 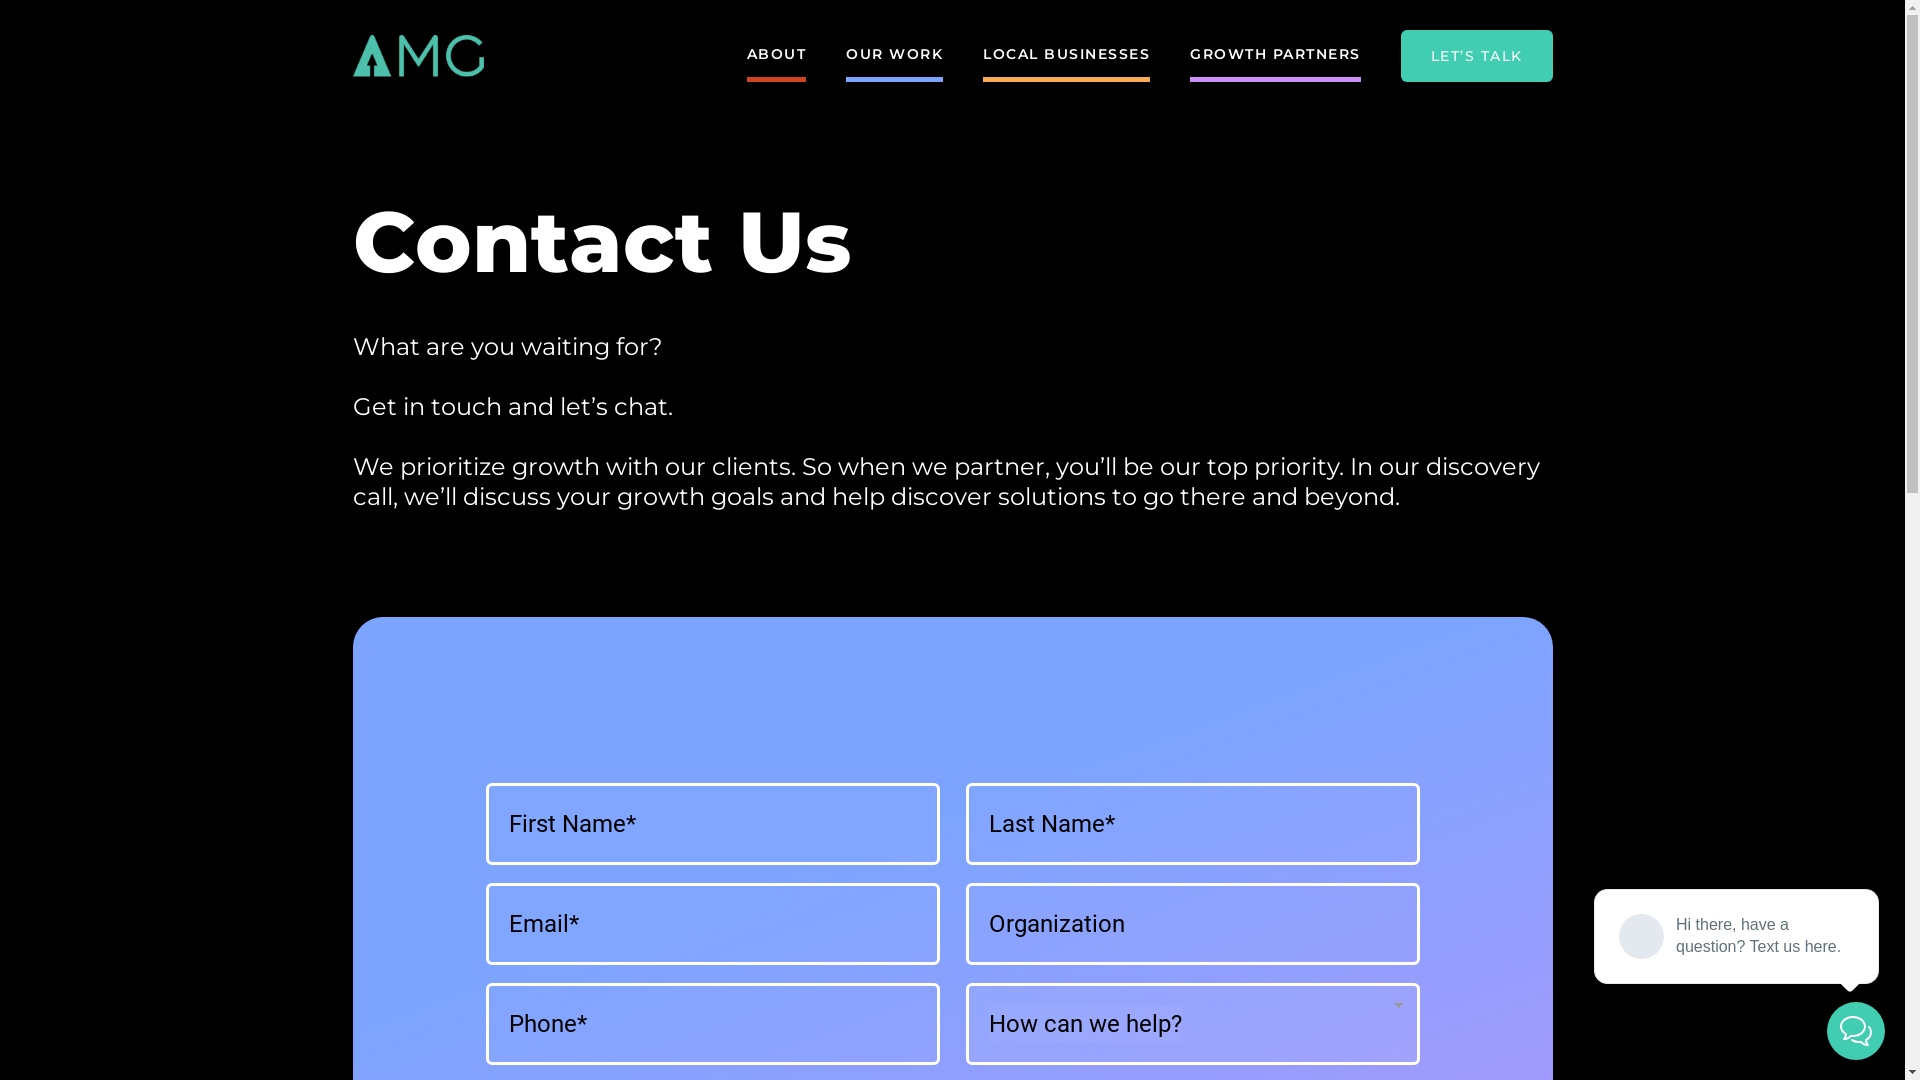 I want to click on 'GROWTH PARTNERS', so click(x=1274, y=55).